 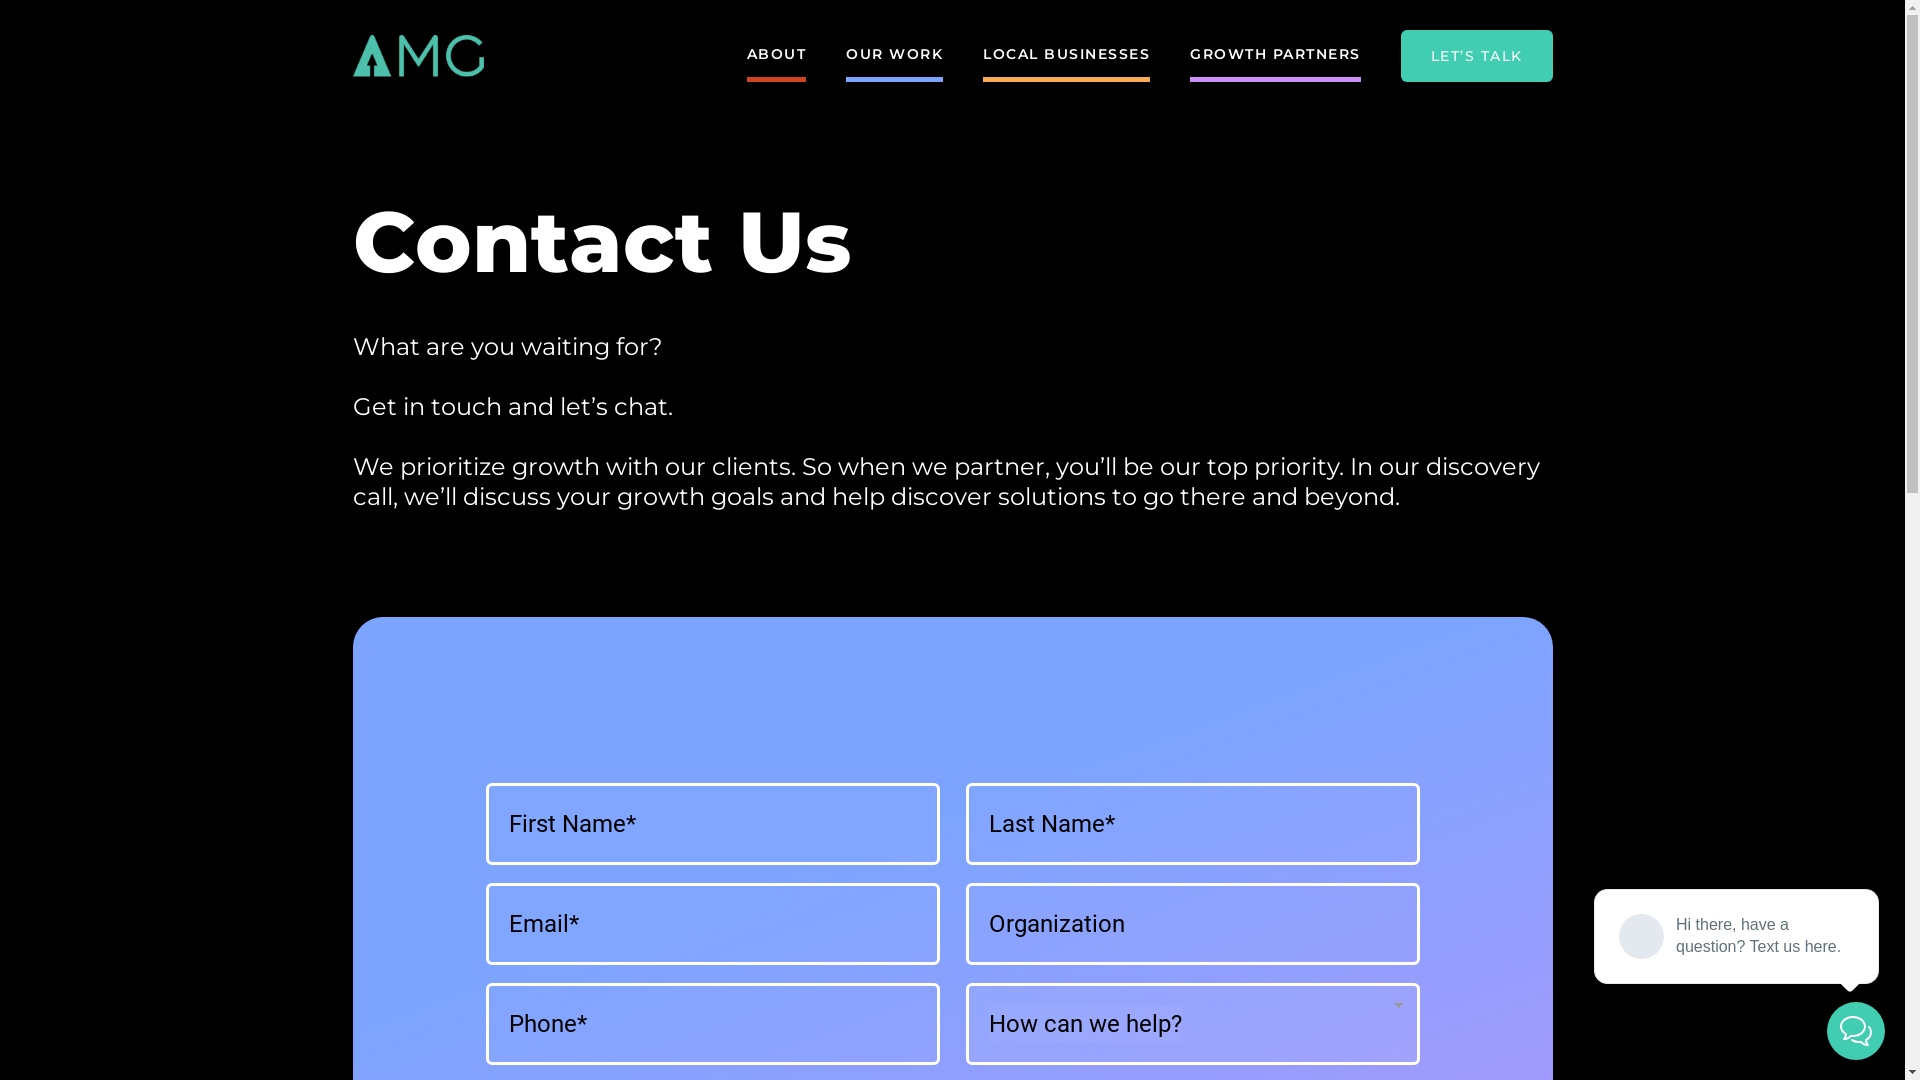 I want to click on 'GROWTH PARTNERS', so click(x=1274, y=55).